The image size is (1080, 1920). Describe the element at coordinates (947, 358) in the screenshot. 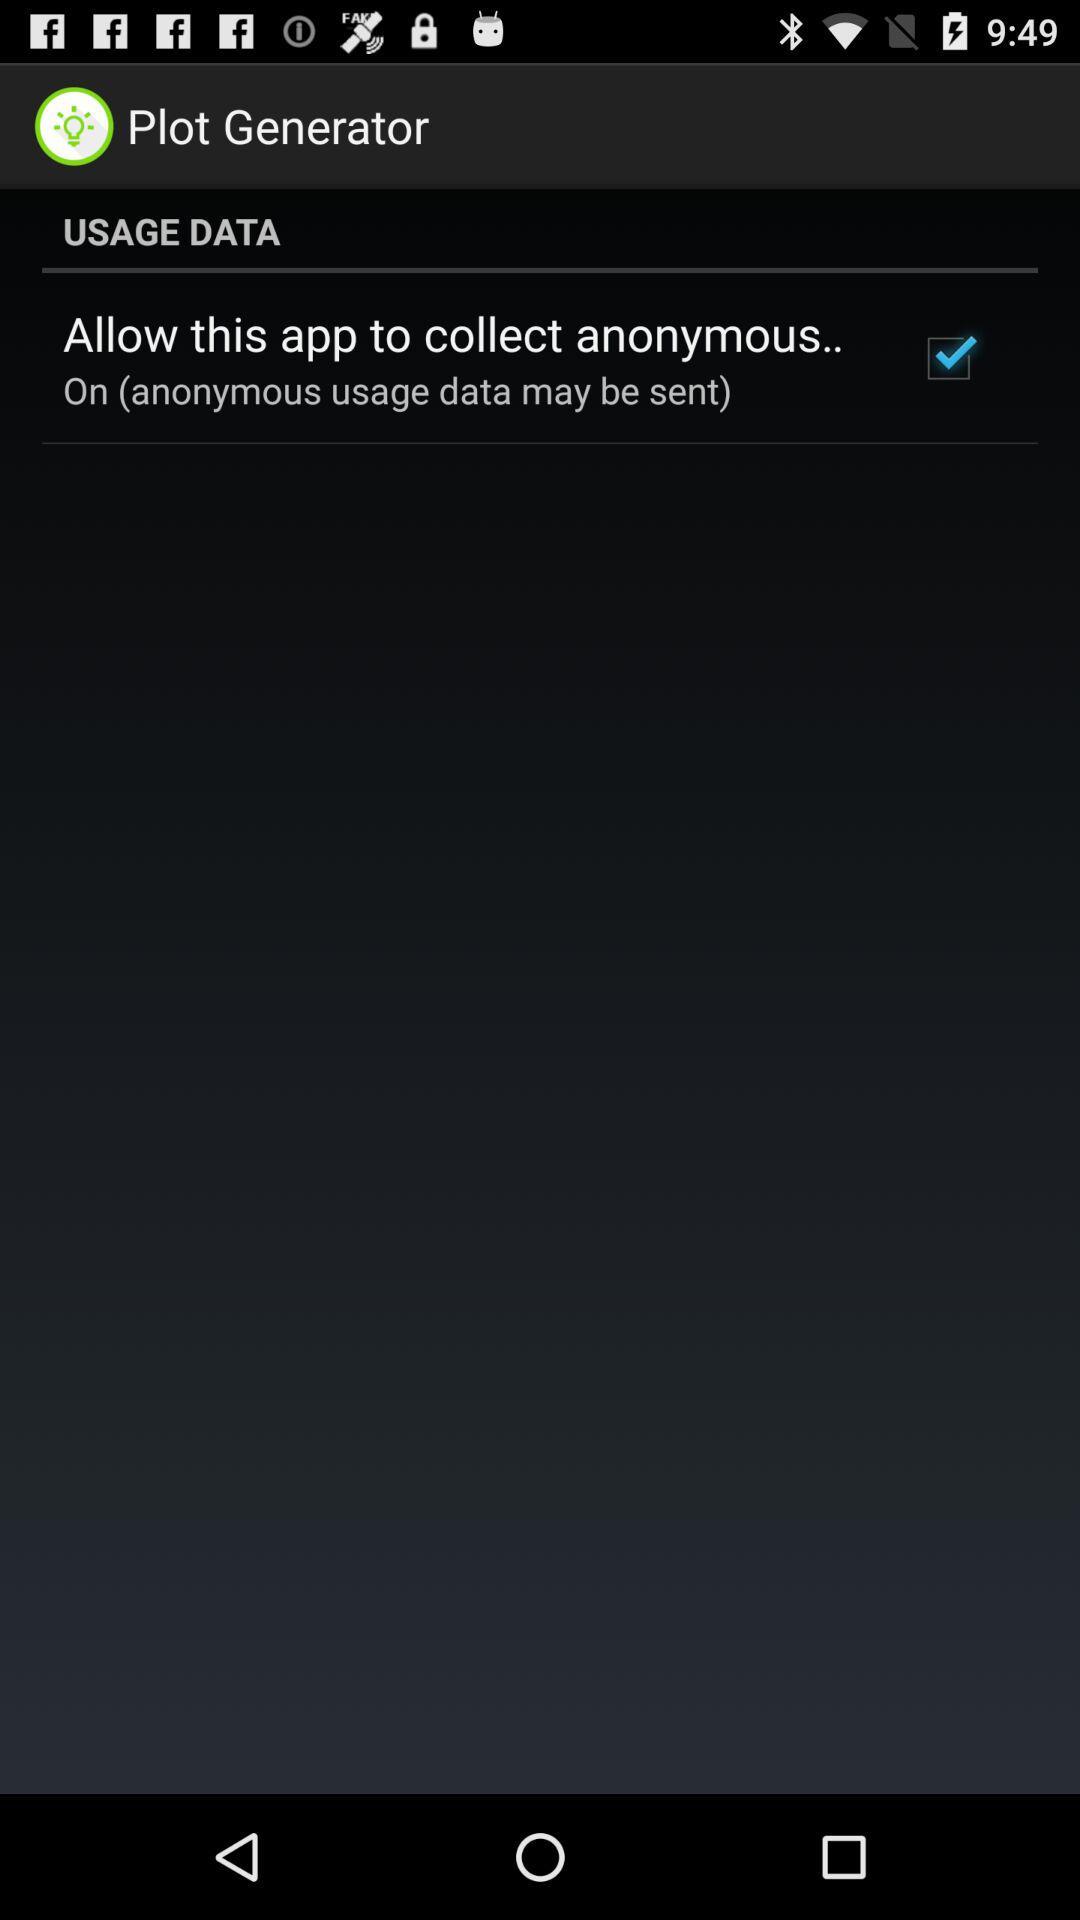

I see `the item next to the allow this app icon` at that location.